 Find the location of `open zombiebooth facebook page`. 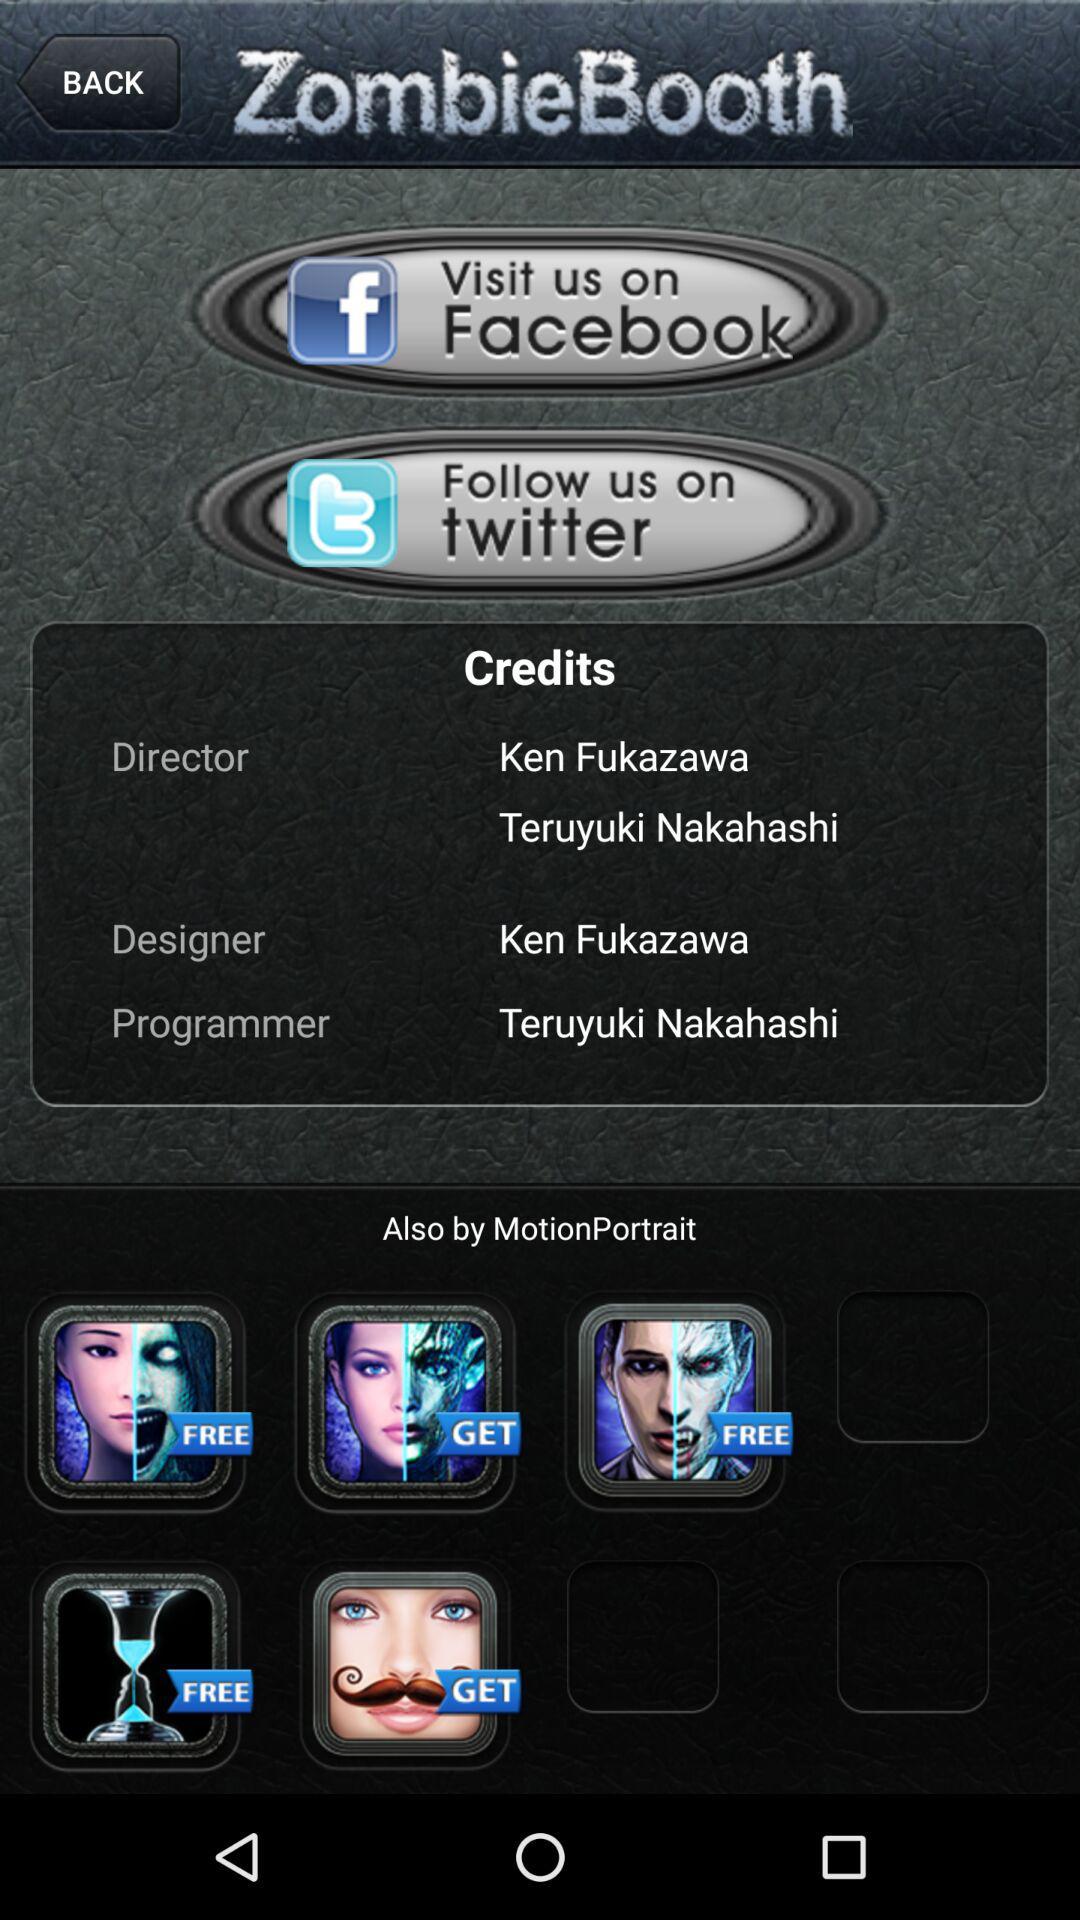

open zombiebooth facebook page is located at coordinates (540, 309).